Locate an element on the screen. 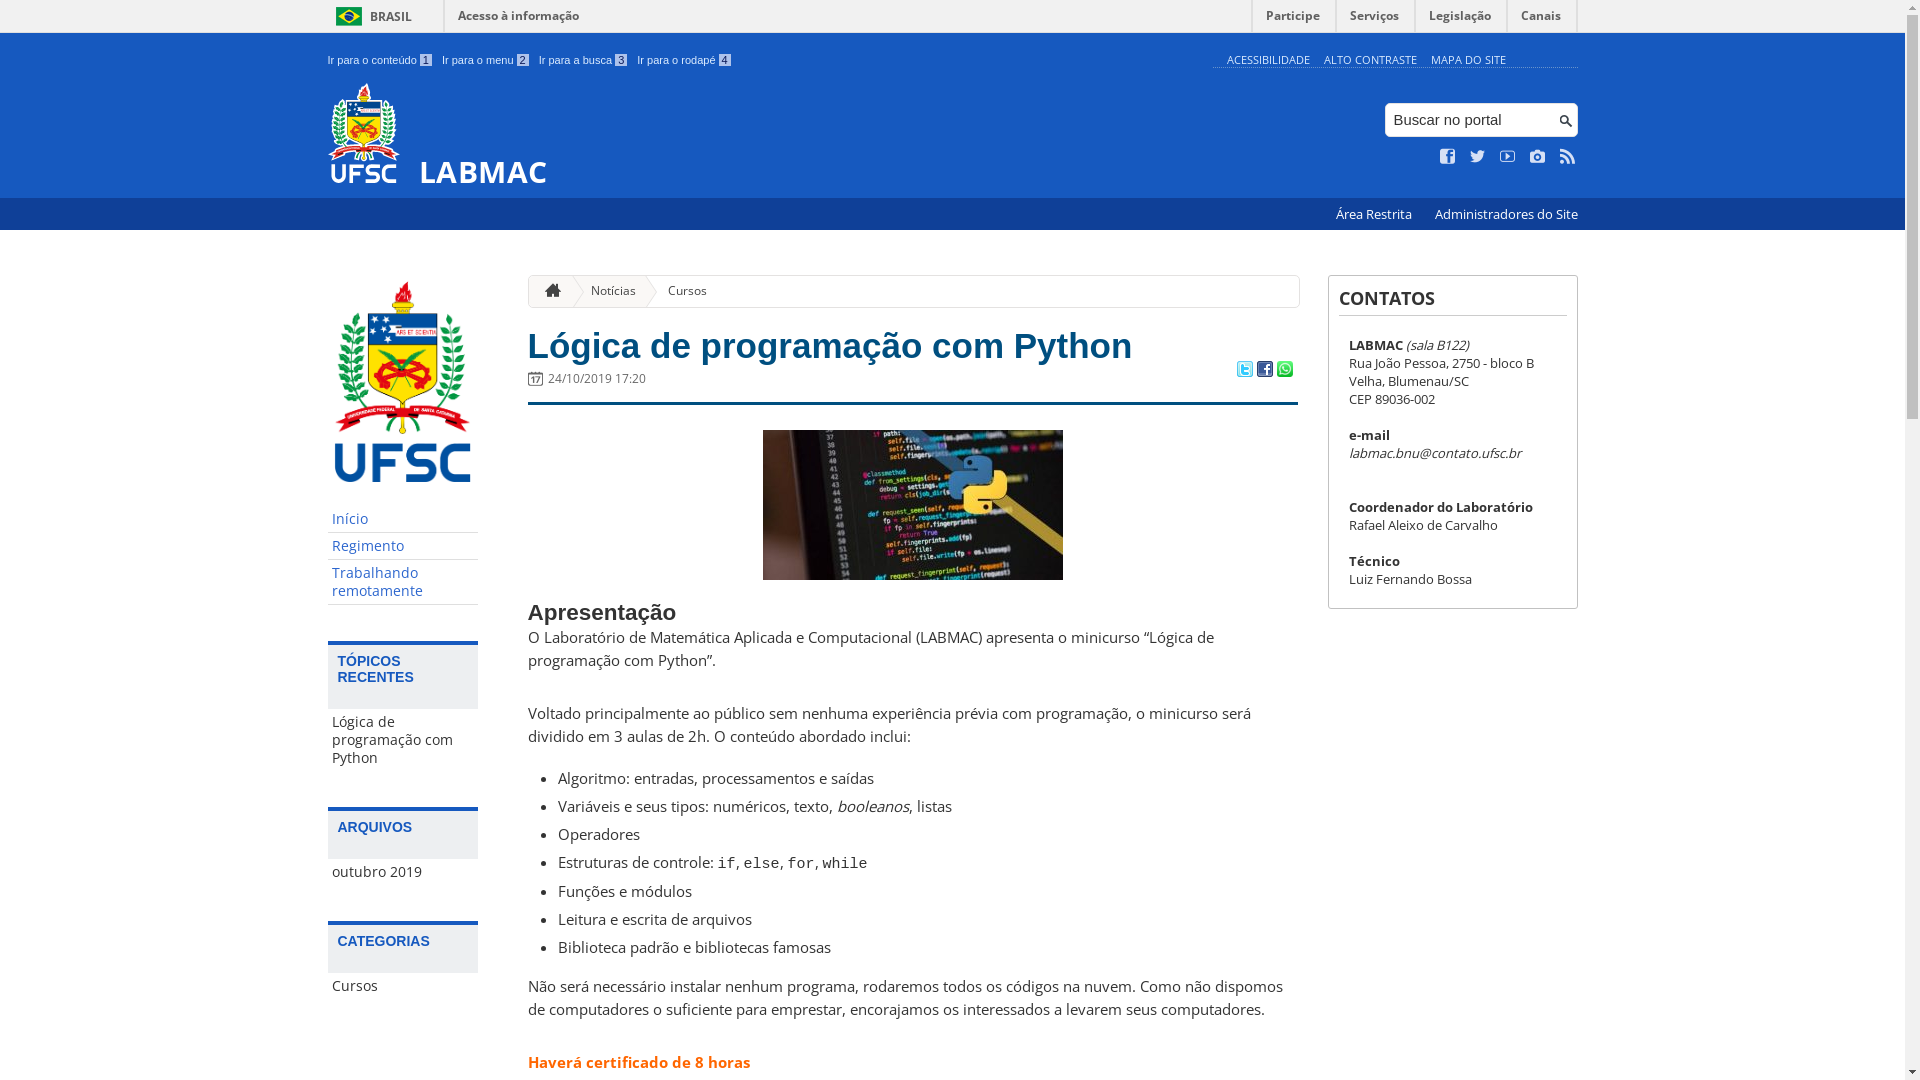  'Ir para a busca 3' is located at coordinates (538, 59).